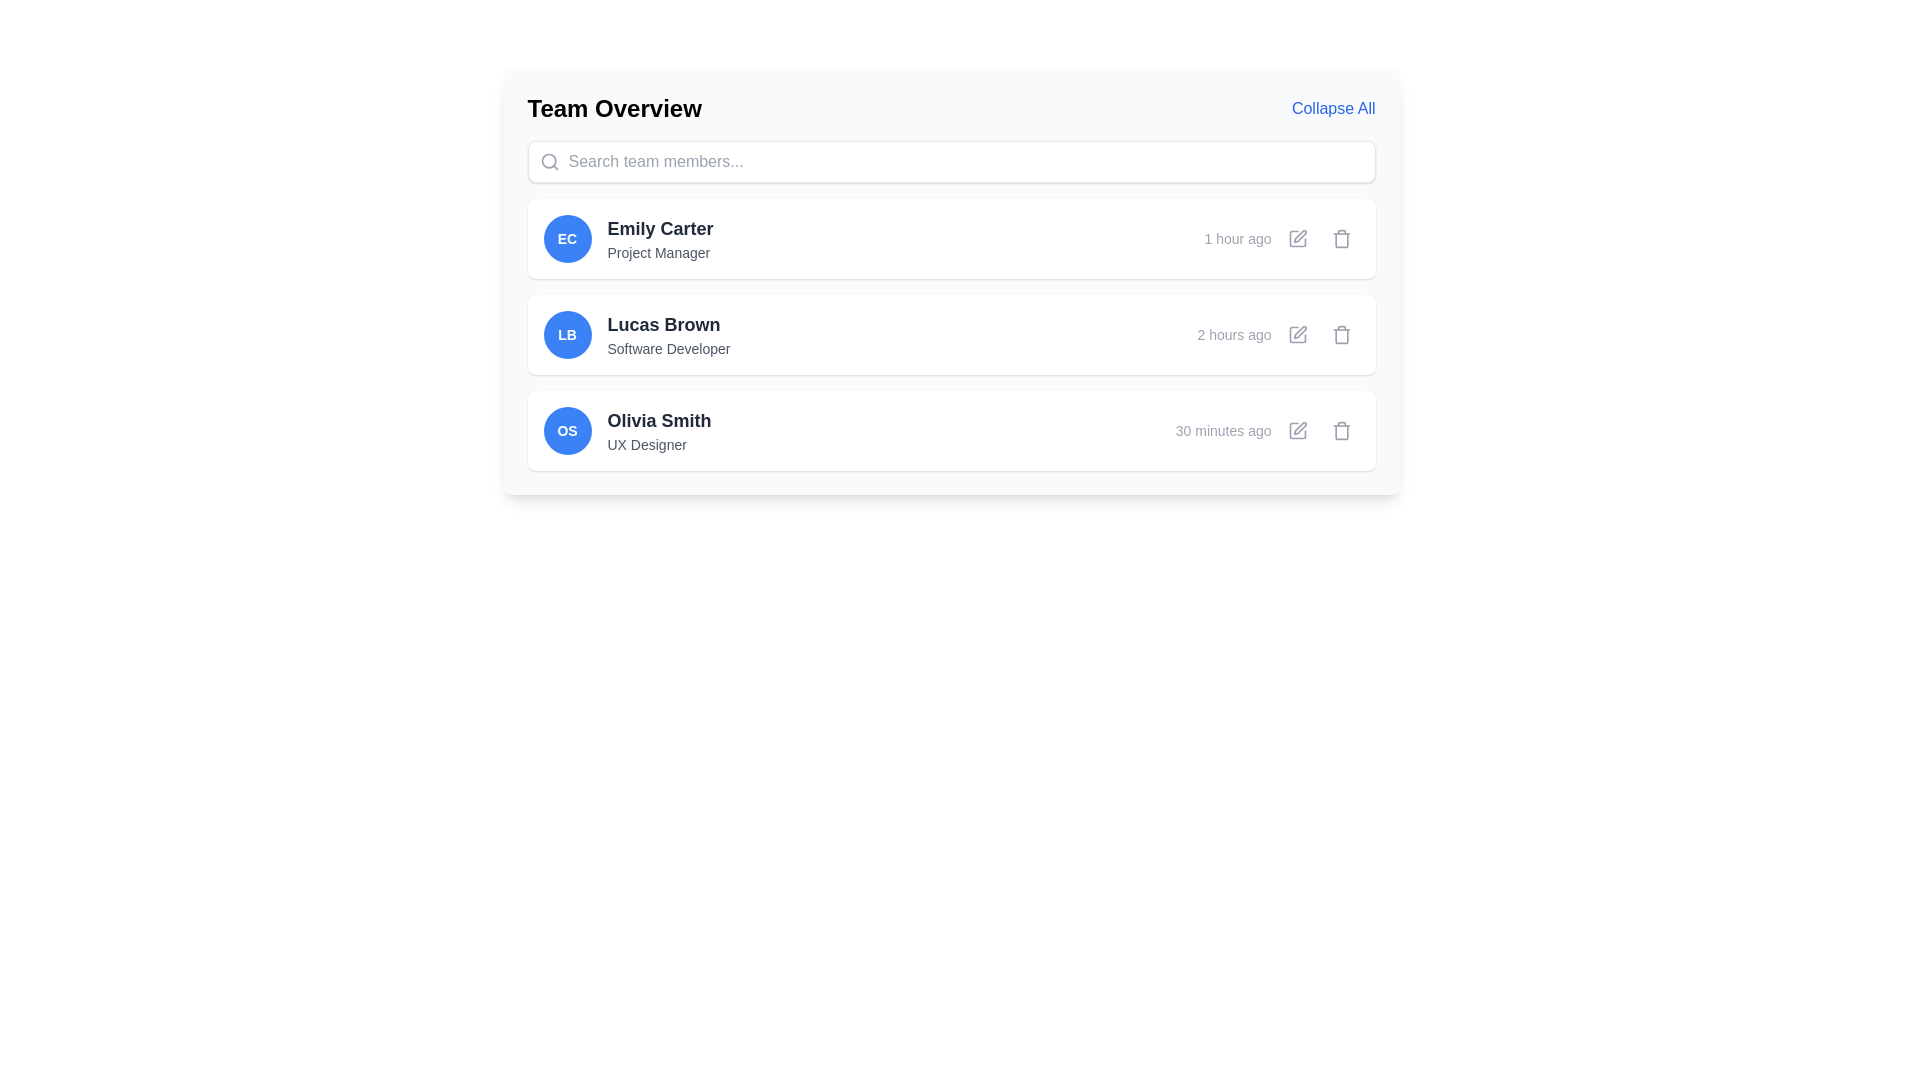 The height and width of the screenshot is (1080, 1920). Describe the element at coordinates (1281, 238) in the screenshot. I see `information displayed in the text label showing '1 hour ago', which is positioned inline with the 'Emily Carter' listing details and adjacent icons` at that location.